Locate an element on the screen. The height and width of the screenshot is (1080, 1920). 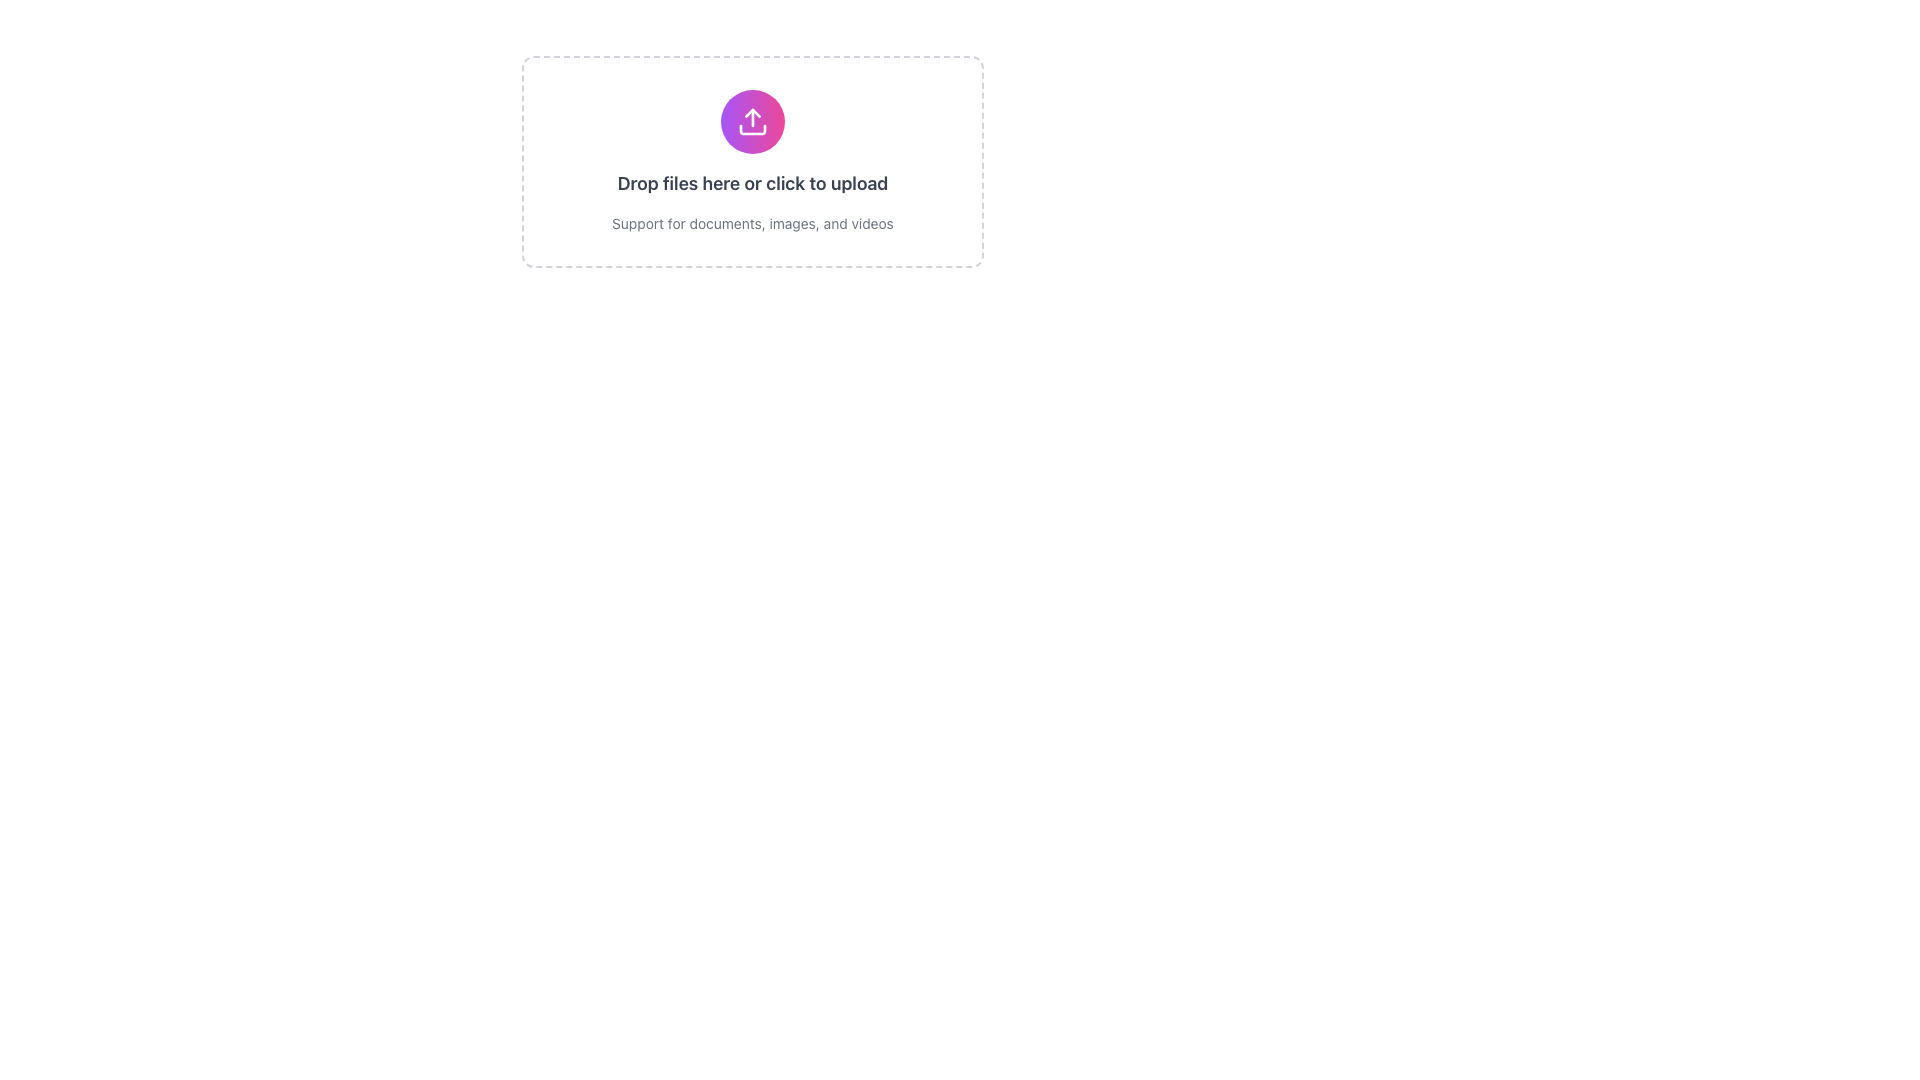
the center of the upload button with an icon is located at coordinates (752, 122).